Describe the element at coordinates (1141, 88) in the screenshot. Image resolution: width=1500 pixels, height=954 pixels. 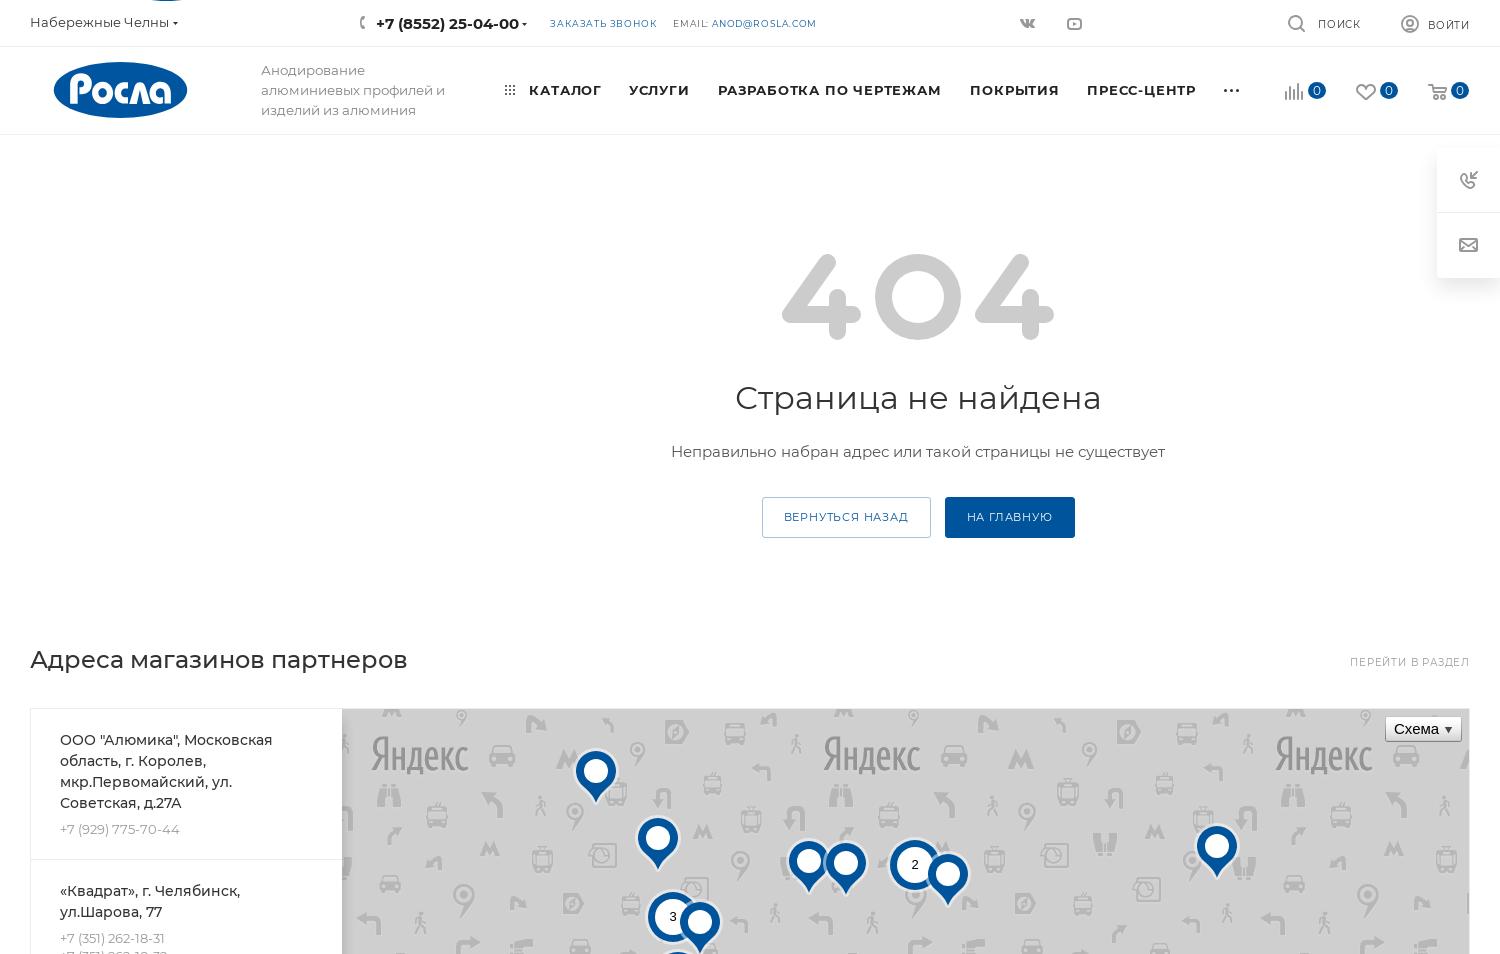
I see `'Пресс-центр'` at that location.